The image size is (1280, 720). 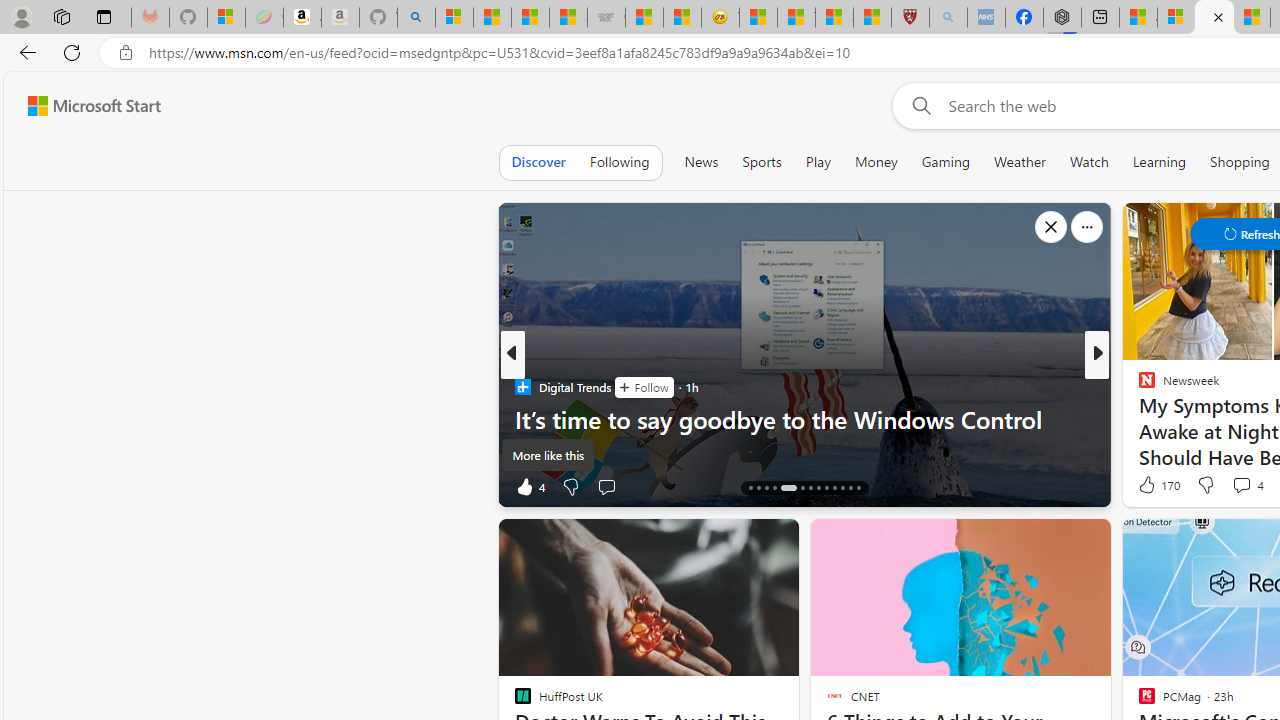 I want to click on '28 Like', so click(x=1149, y=486).